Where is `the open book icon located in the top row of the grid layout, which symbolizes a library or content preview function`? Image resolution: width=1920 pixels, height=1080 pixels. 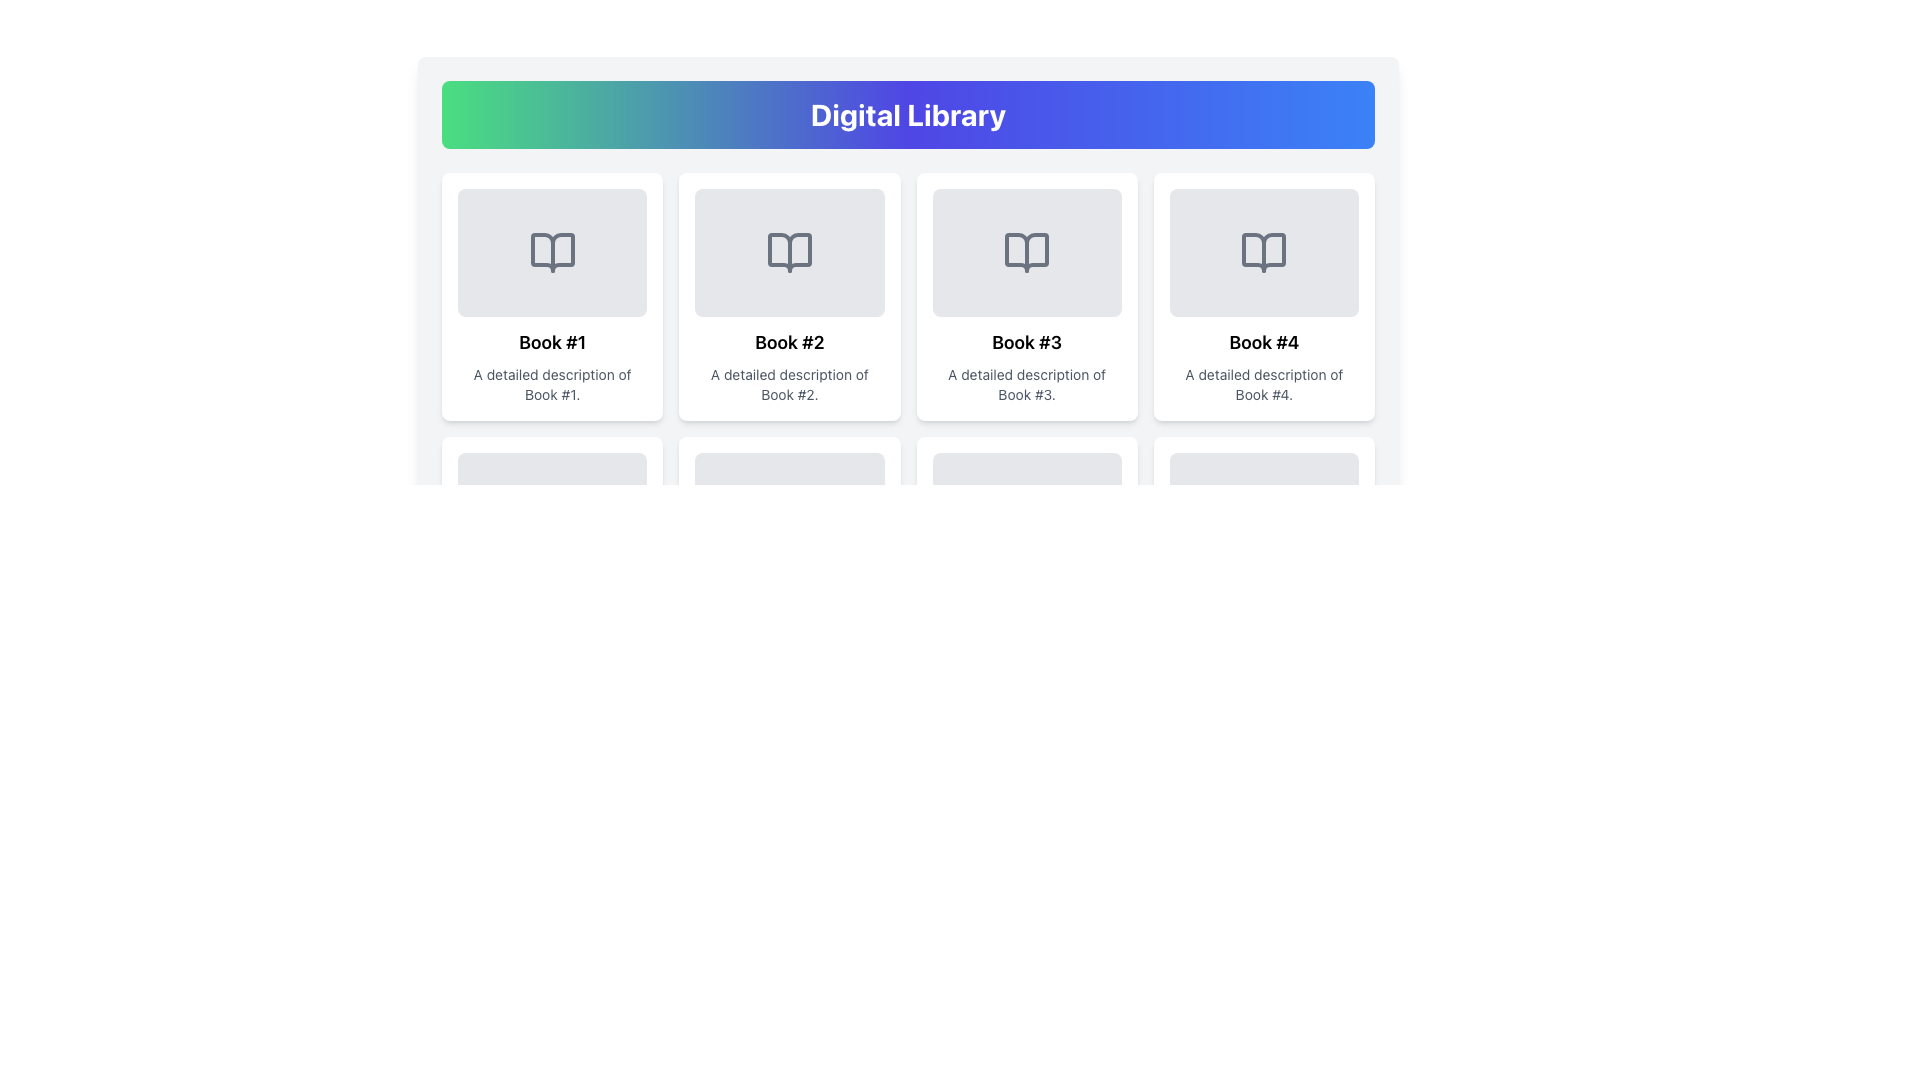
the open book icon located in the top row of the grid layout, which symbolizes a library or content preview function is located at coordinates (552, 252).